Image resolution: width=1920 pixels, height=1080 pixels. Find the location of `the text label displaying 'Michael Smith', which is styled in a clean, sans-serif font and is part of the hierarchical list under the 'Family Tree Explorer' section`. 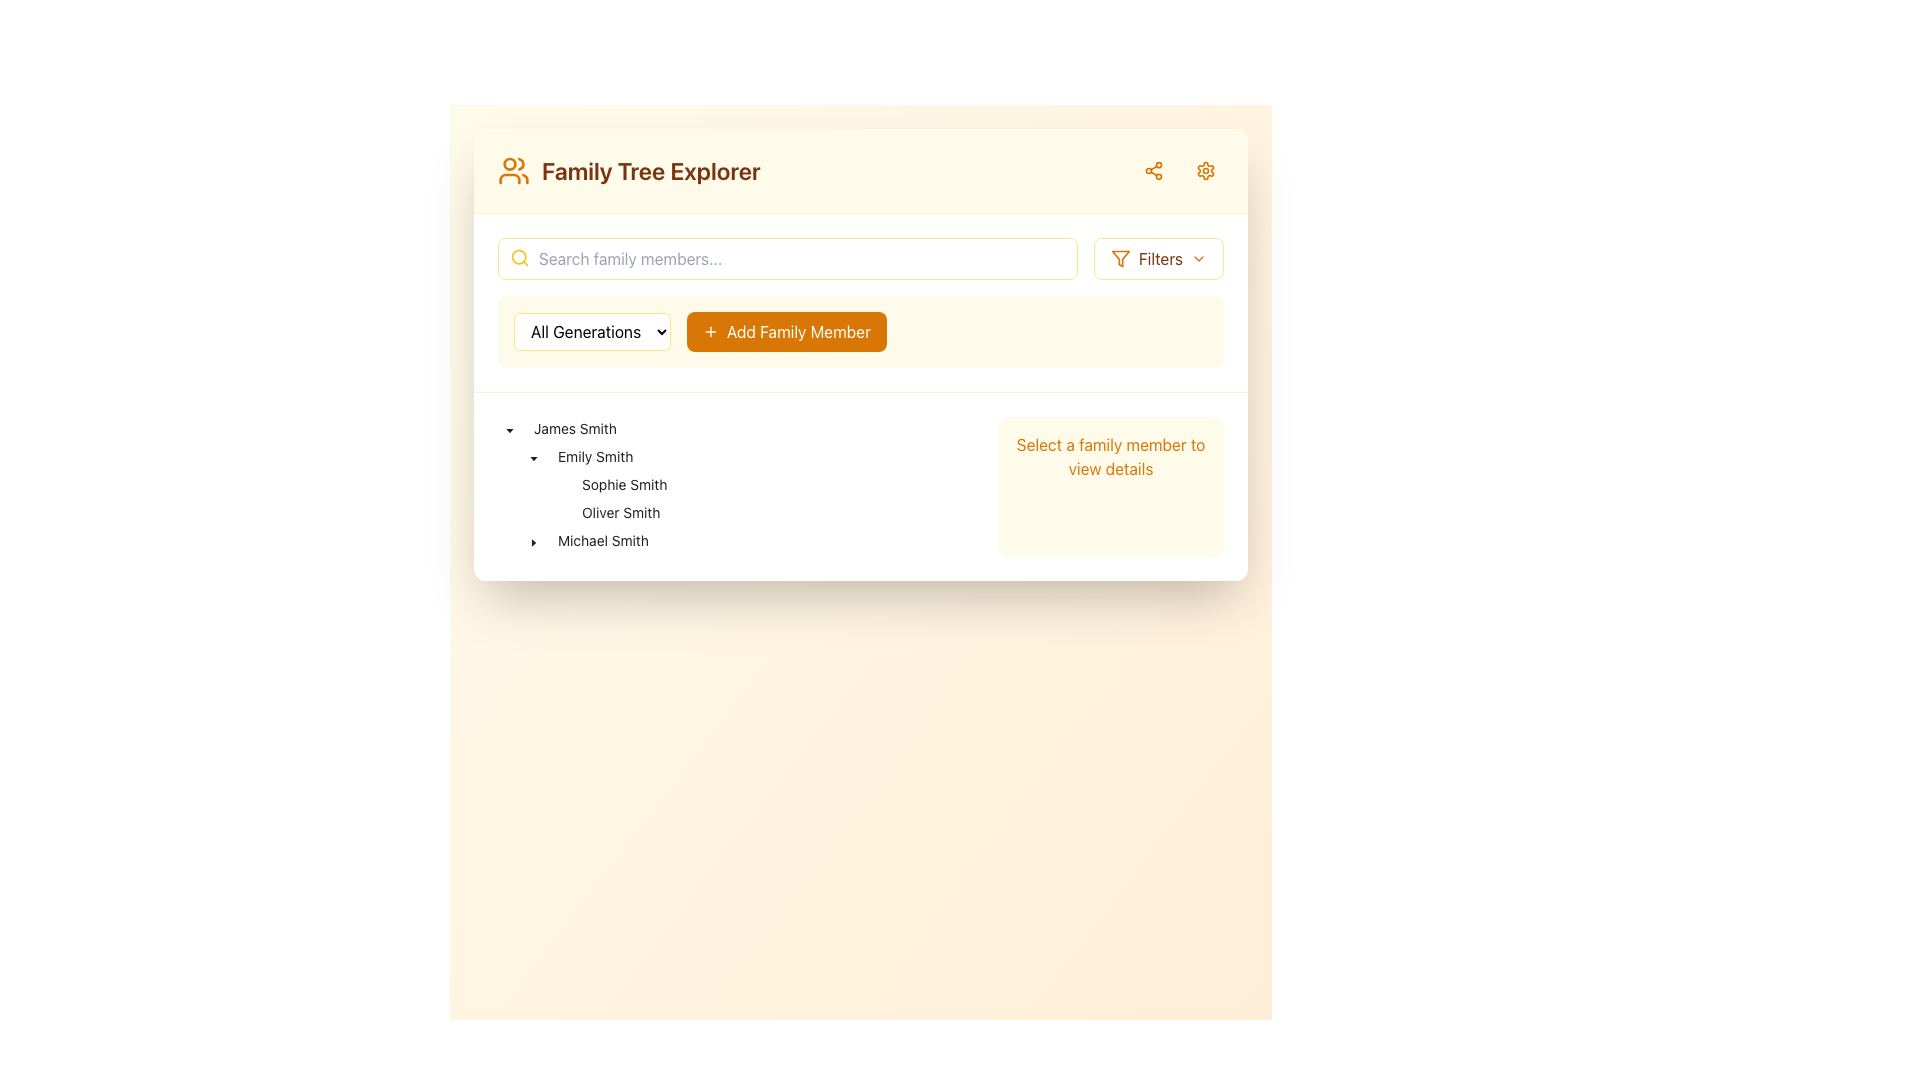

the text label displaying 'Michael Smith', which is styled in a clean, sans-serif font and is part of the hierarchical list under the 'Family Tree Explorer' section is located at coordinates (602, 540).